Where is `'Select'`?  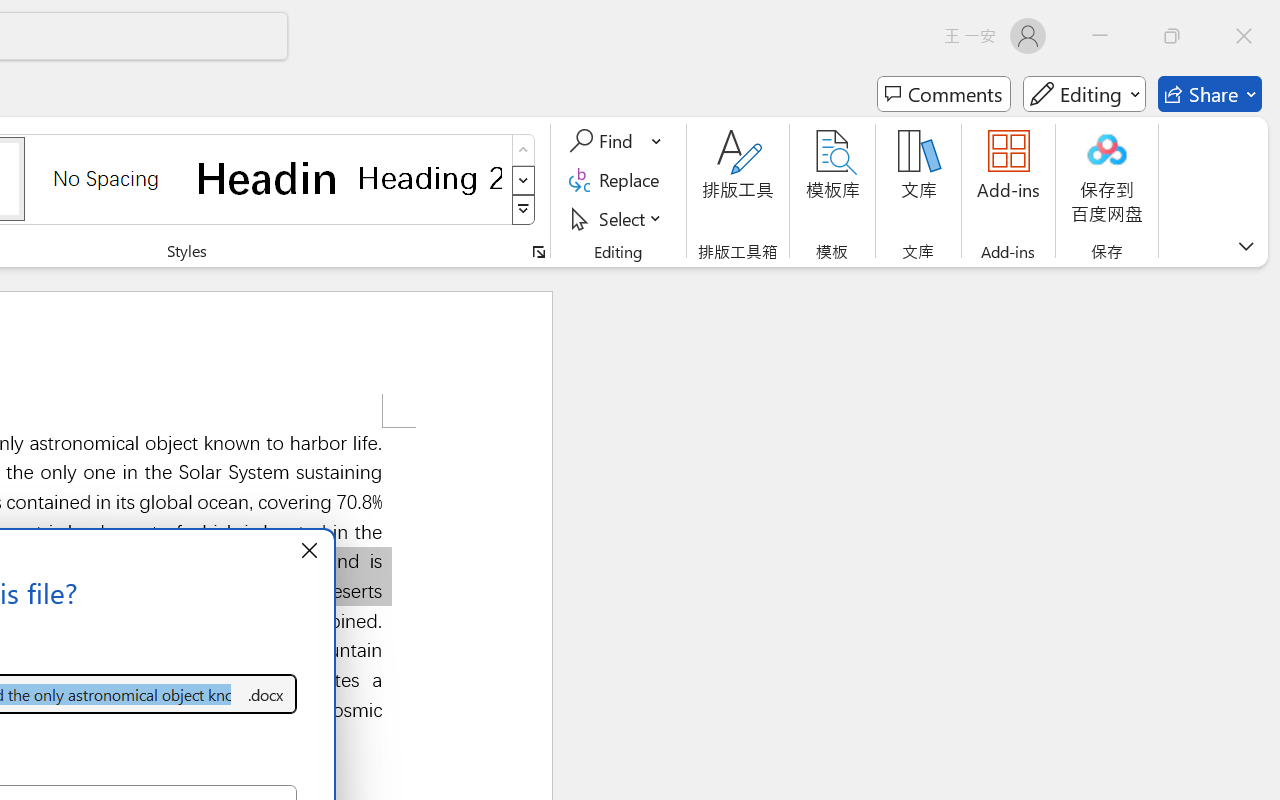
'Select' is located at coordinates (617, 218).